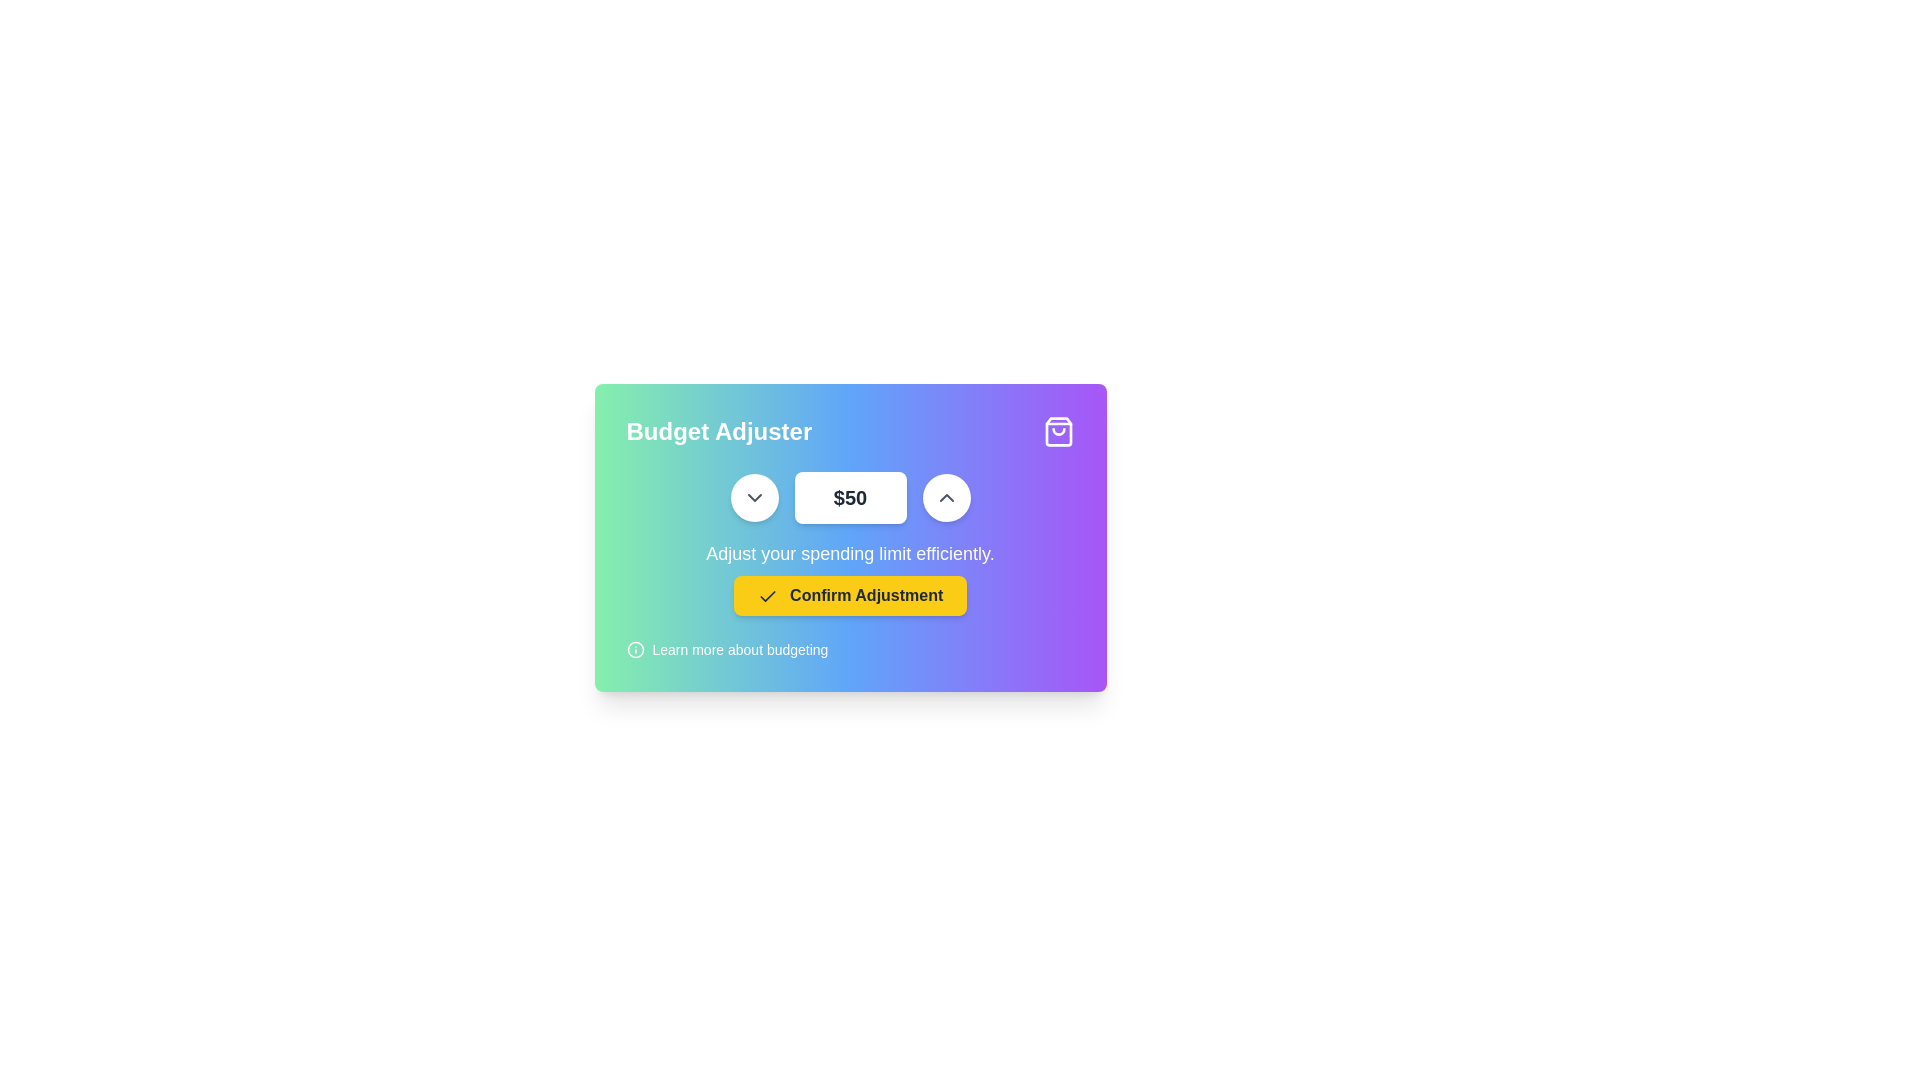 The width and height of the screenshot is (1920, 1080). What do you see at coordinates (719, 431) in the screenshot?
I see `the budget adjustment section title label, which is positioned in the upper-left corner of its card, above the input controls` at bounding box center [719, 431].